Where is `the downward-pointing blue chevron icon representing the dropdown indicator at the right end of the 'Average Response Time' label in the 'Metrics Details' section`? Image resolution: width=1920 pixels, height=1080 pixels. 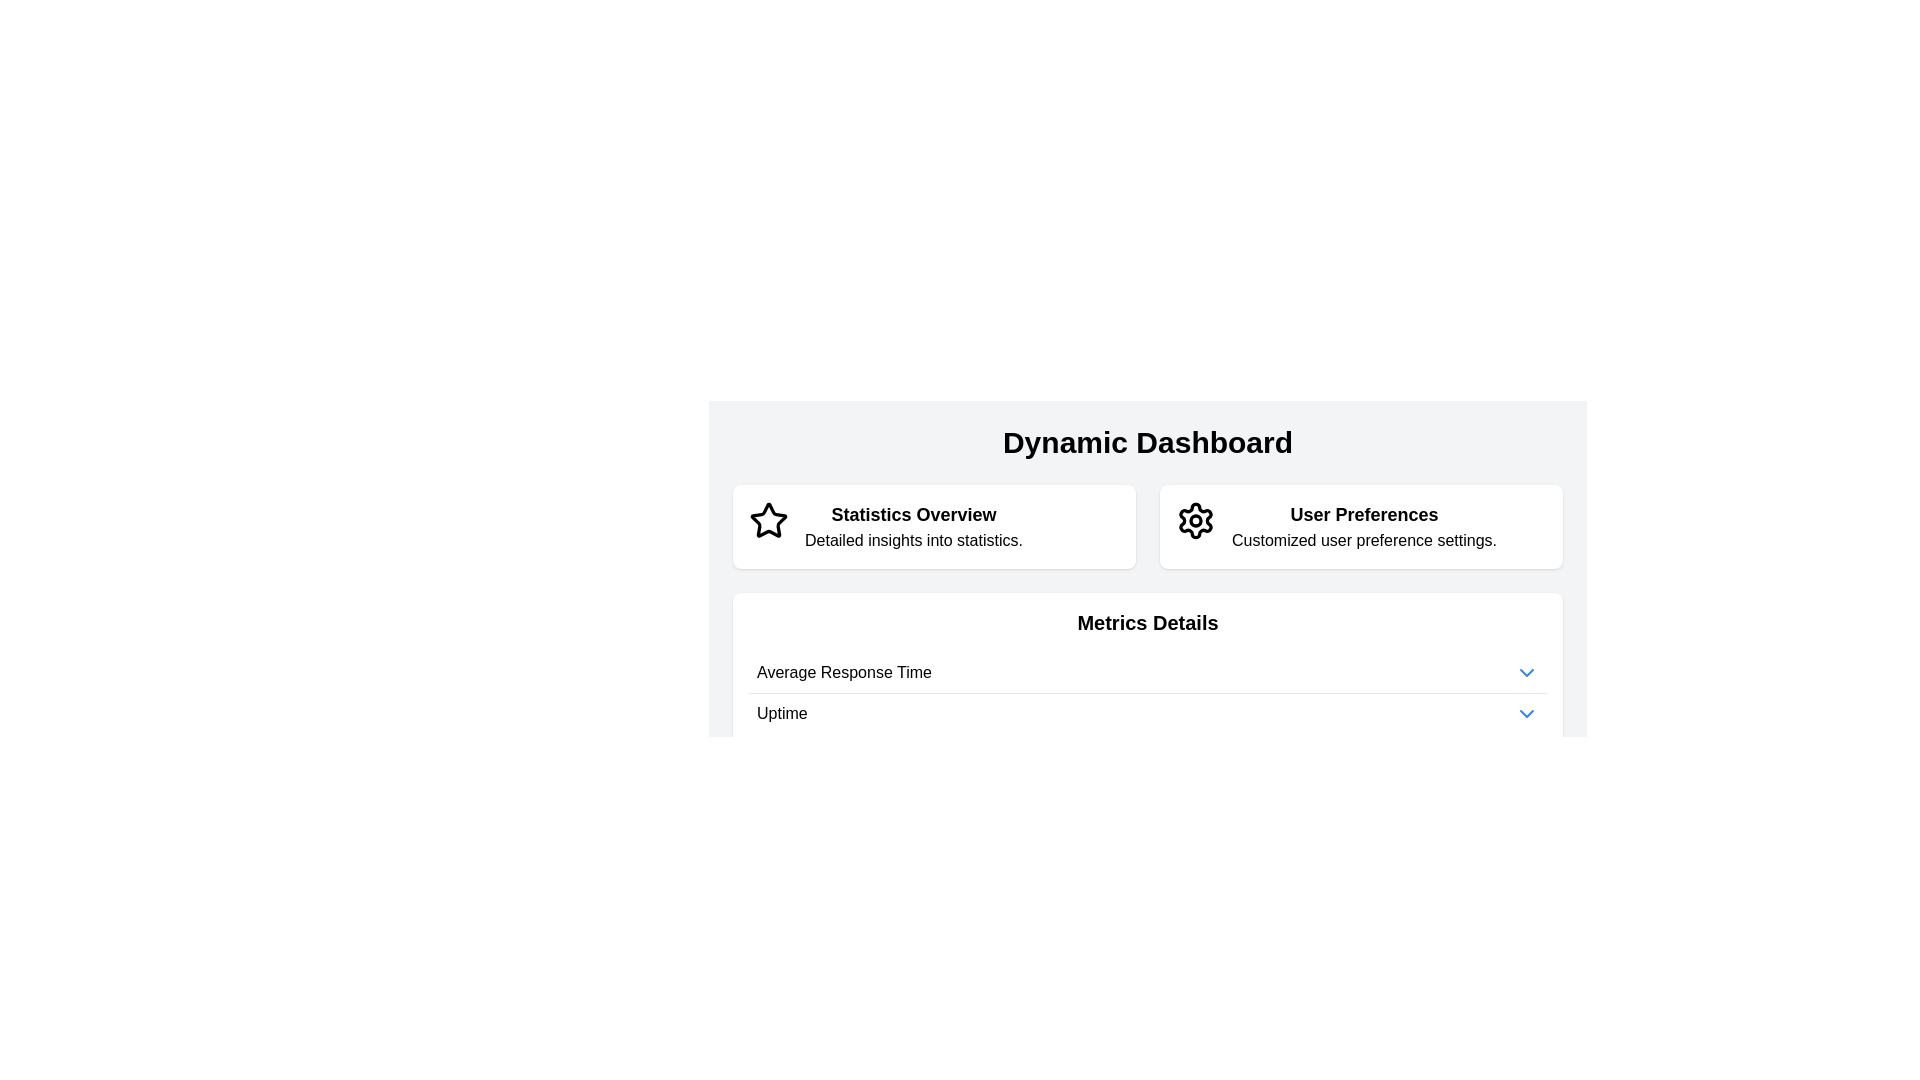
the downward-pointing blue chevron icon representing the dropdown indicator at the right end of the 'Average Response Time' label in the 'Metrics Details' section is located at coordinates (1525, 672).